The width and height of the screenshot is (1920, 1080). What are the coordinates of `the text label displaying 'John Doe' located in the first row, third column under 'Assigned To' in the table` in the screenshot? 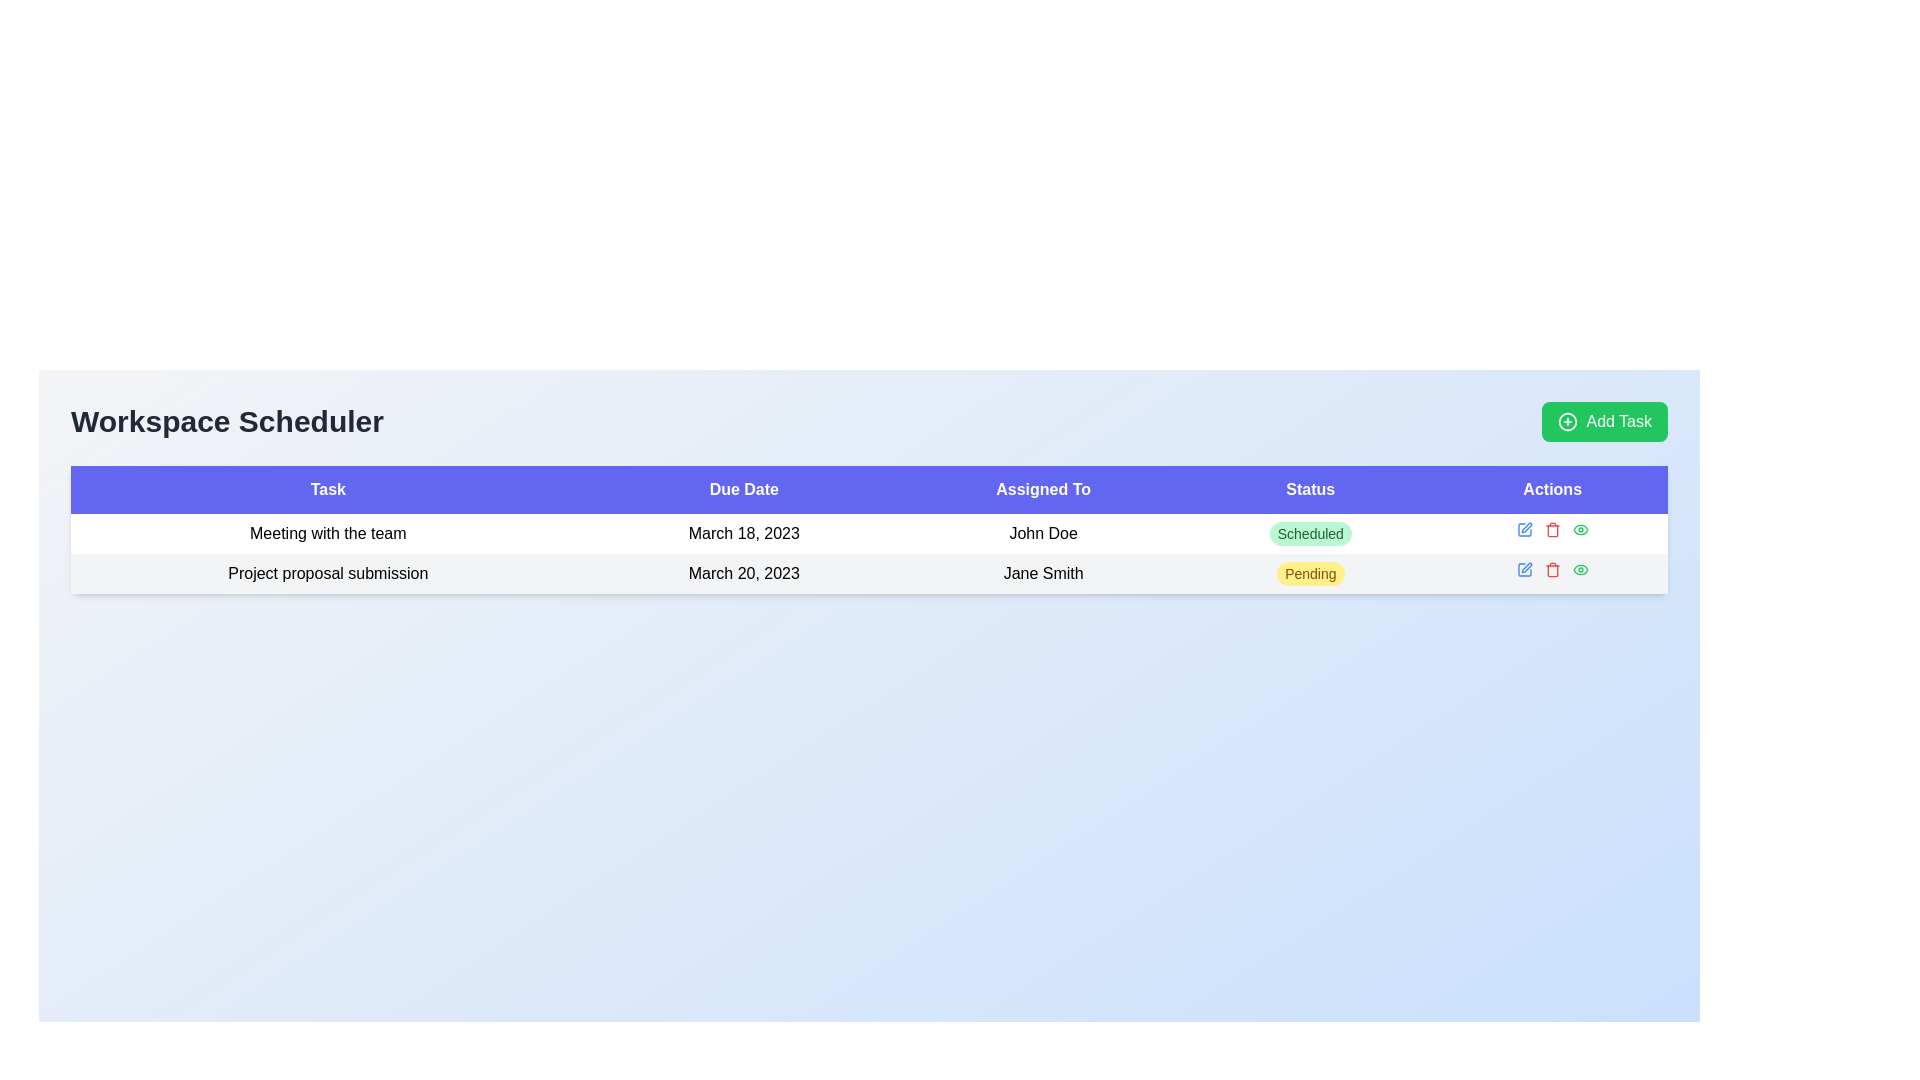 It's located at (1042, 532).